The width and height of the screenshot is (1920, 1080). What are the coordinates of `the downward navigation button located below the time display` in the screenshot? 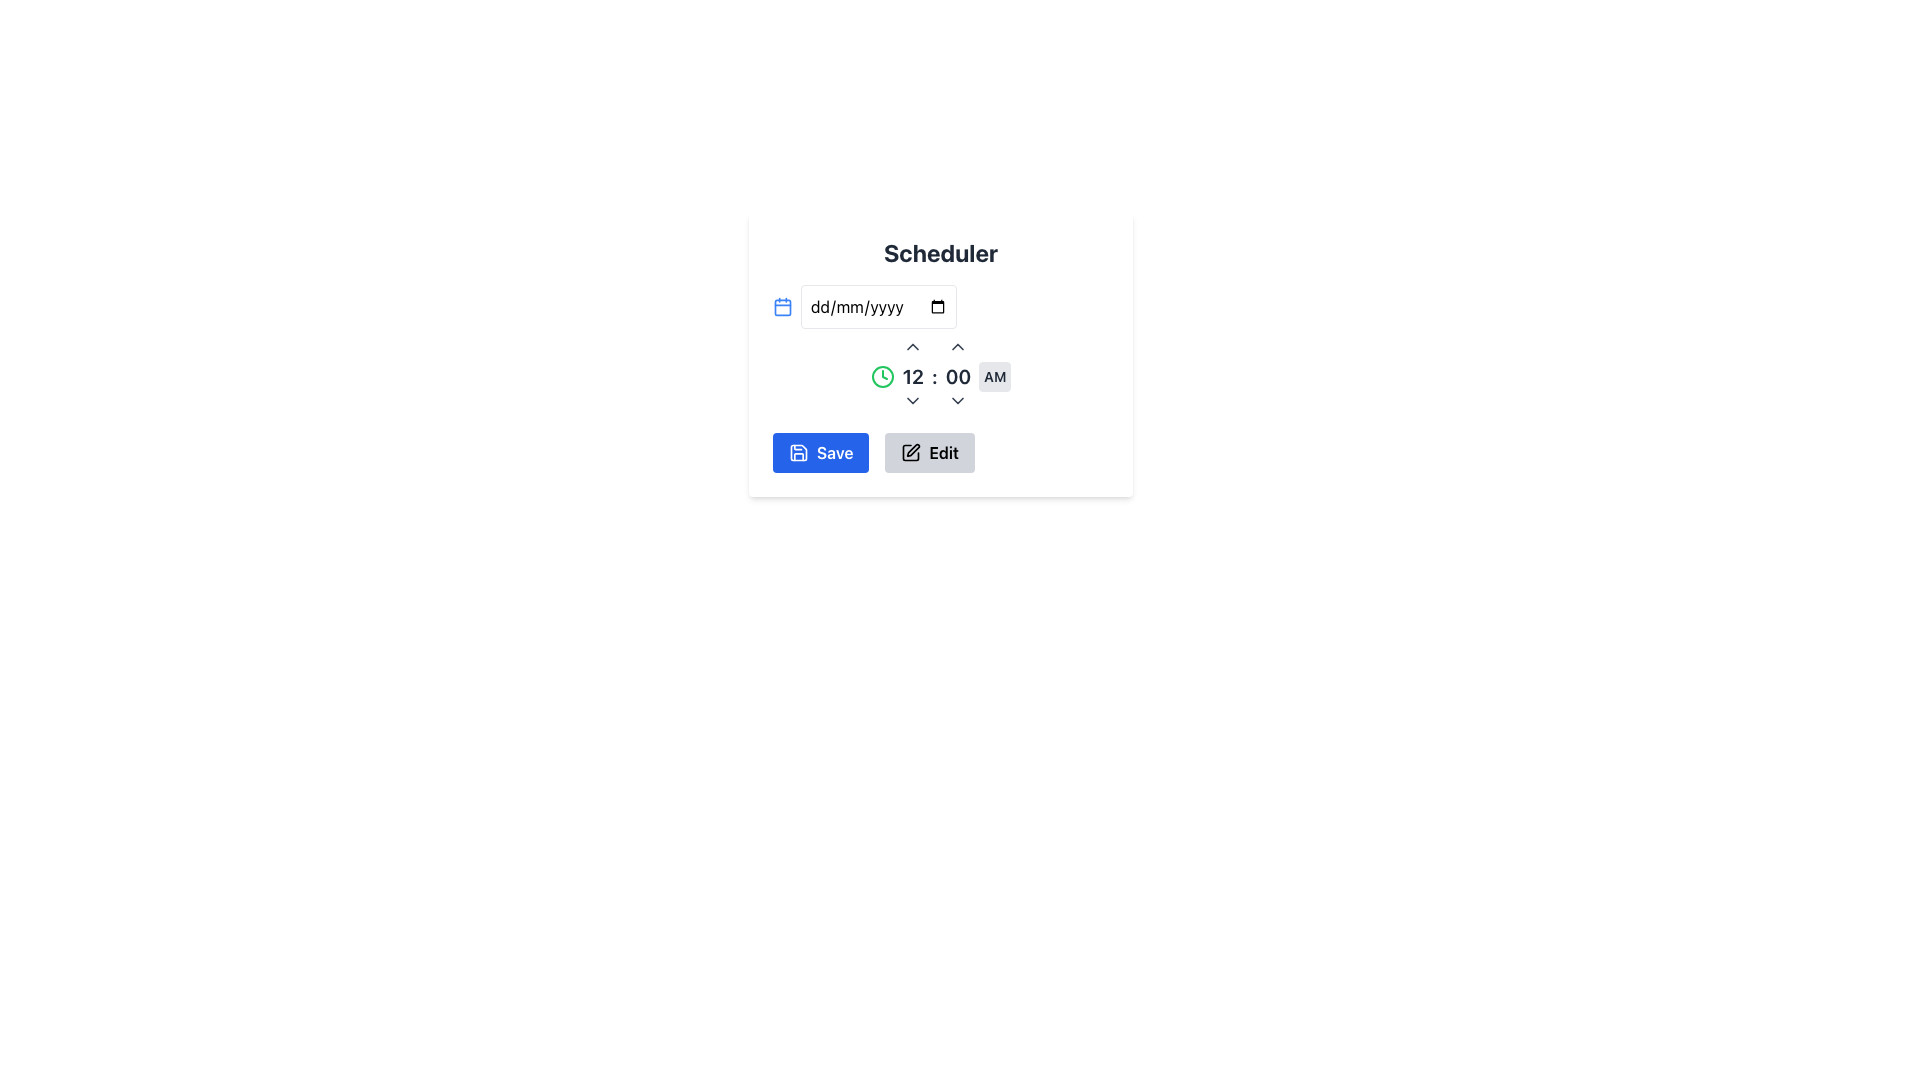 It's located at (957, 401).